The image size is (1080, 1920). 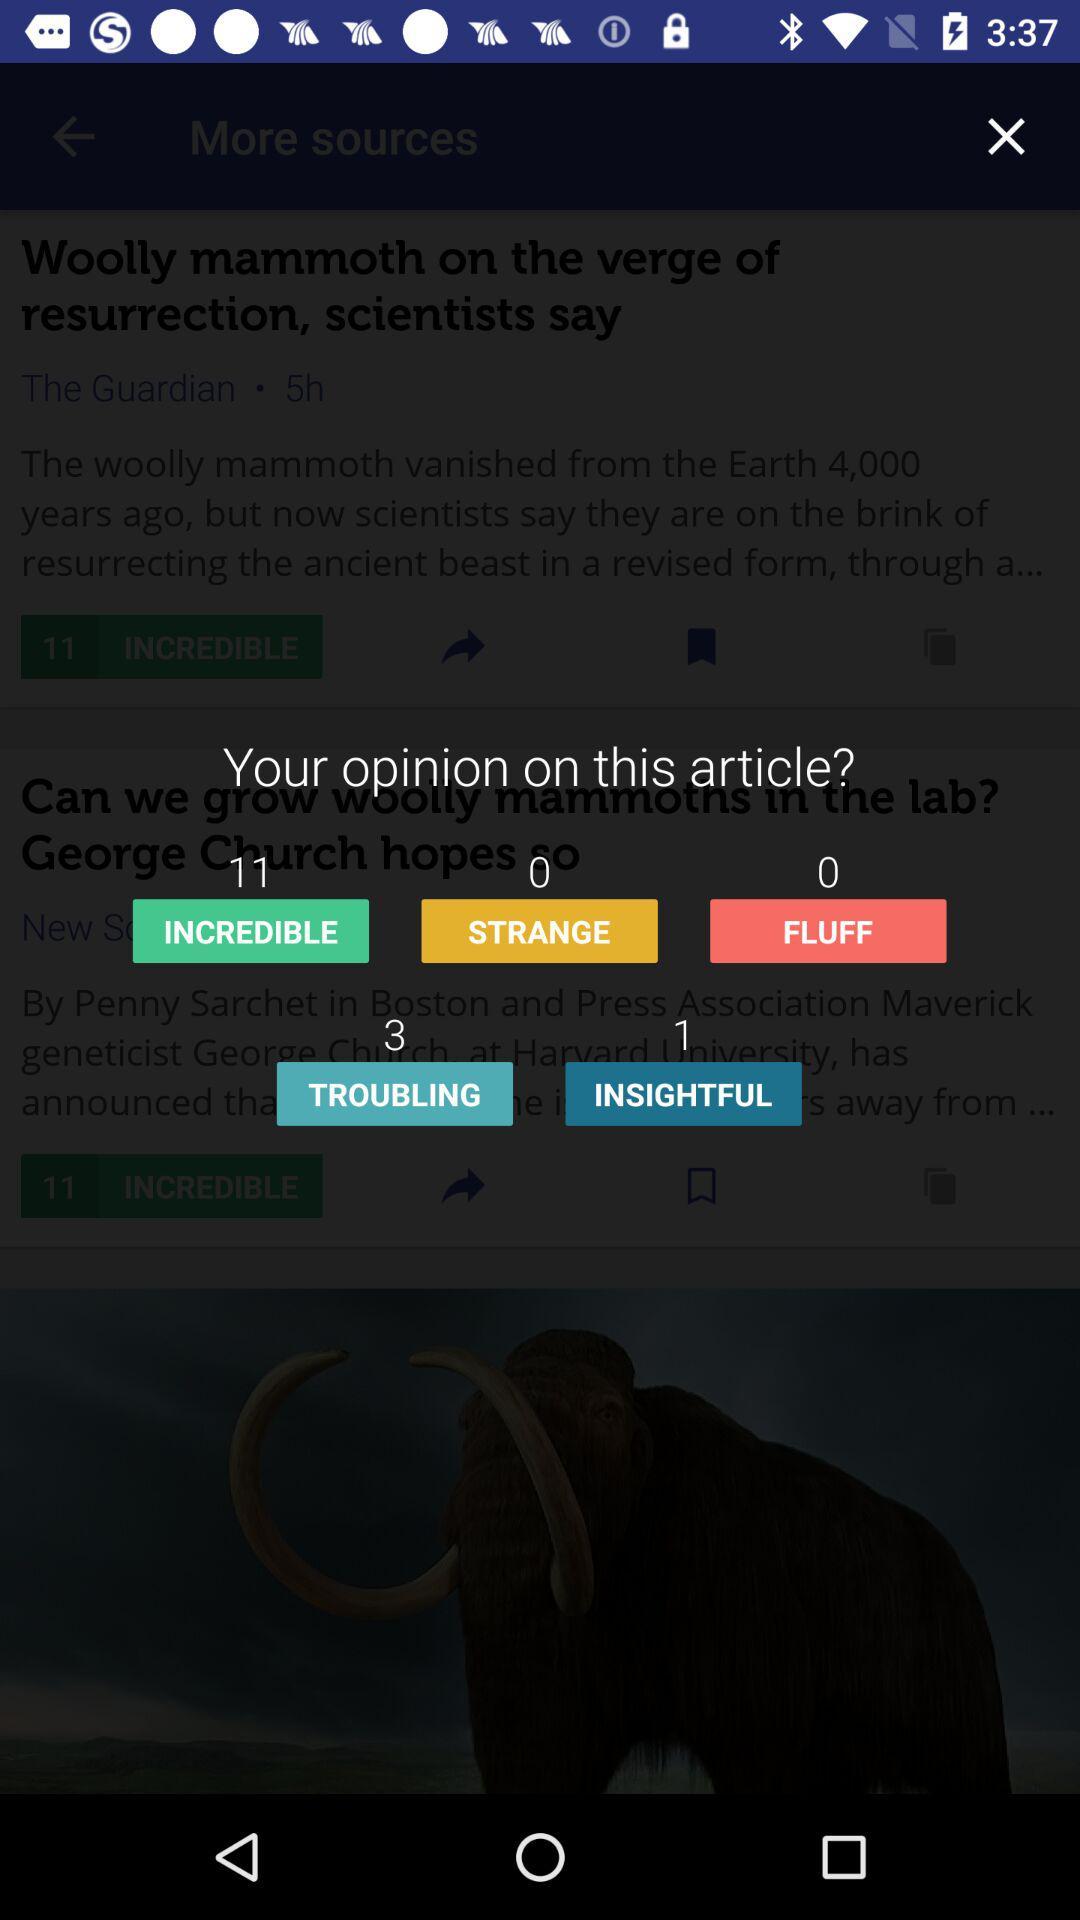 I want to click on the close icon, so click(x=1006, y=135).